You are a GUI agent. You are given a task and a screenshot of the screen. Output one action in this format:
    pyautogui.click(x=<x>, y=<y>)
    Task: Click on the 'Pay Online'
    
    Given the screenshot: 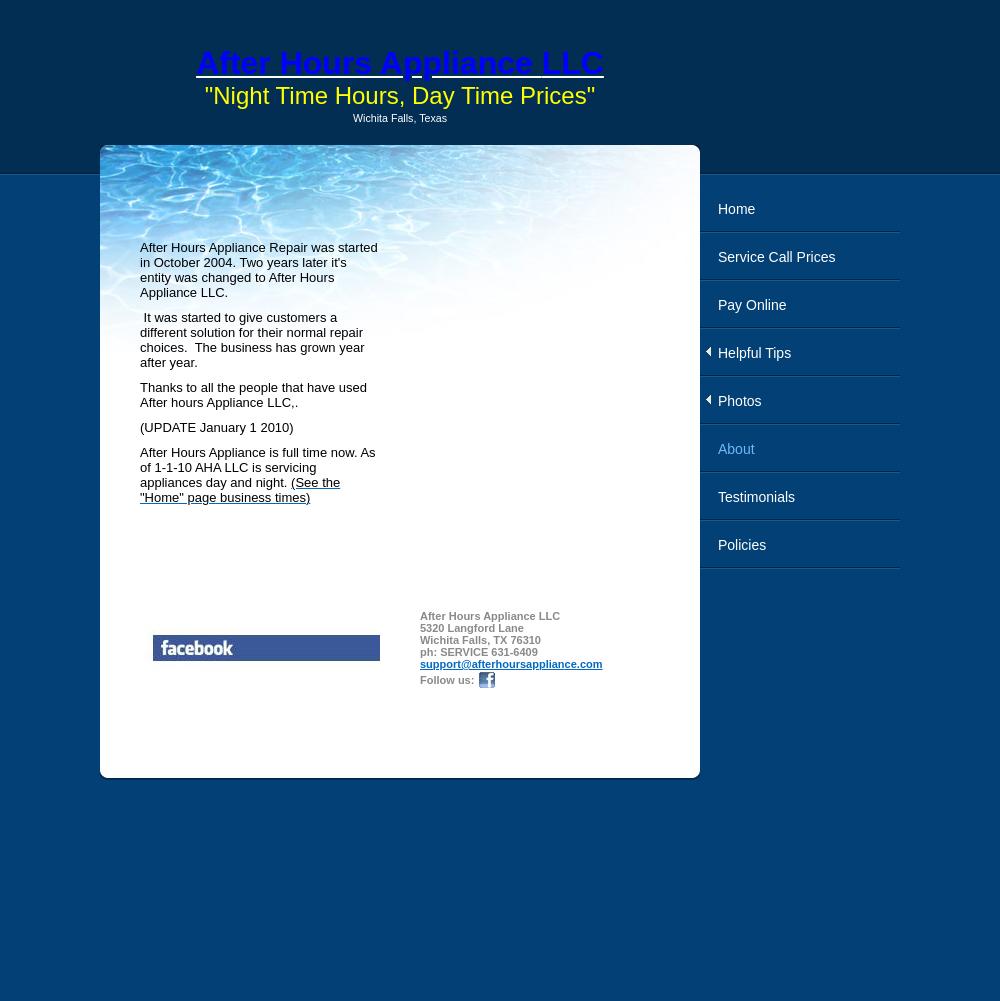 What is the action you would take?
    pyautogui.click(x=752, y=305)
    